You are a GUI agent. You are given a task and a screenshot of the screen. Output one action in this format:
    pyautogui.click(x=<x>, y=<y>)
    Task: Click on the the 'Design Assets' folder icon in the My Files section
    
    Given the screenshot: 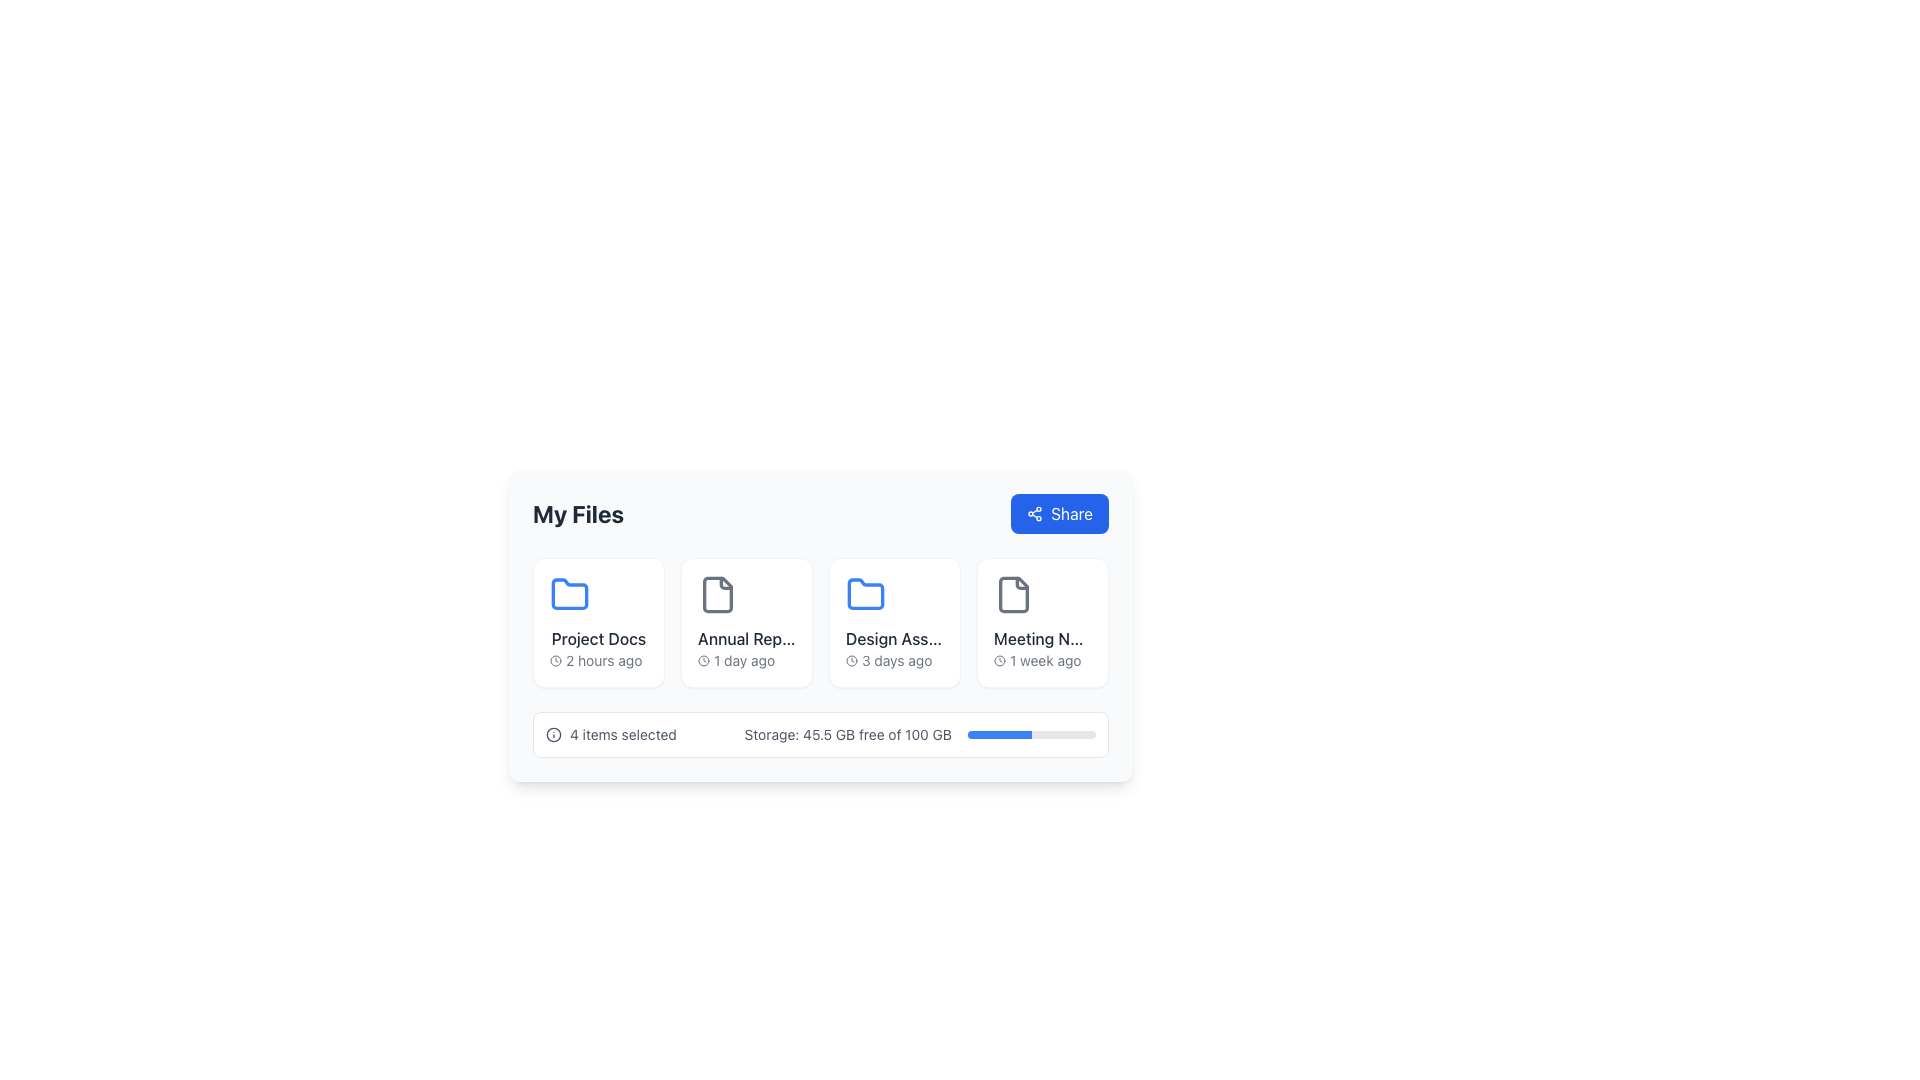 What is the action you would take?
    pyautogui.click(x=893, y=622)
    